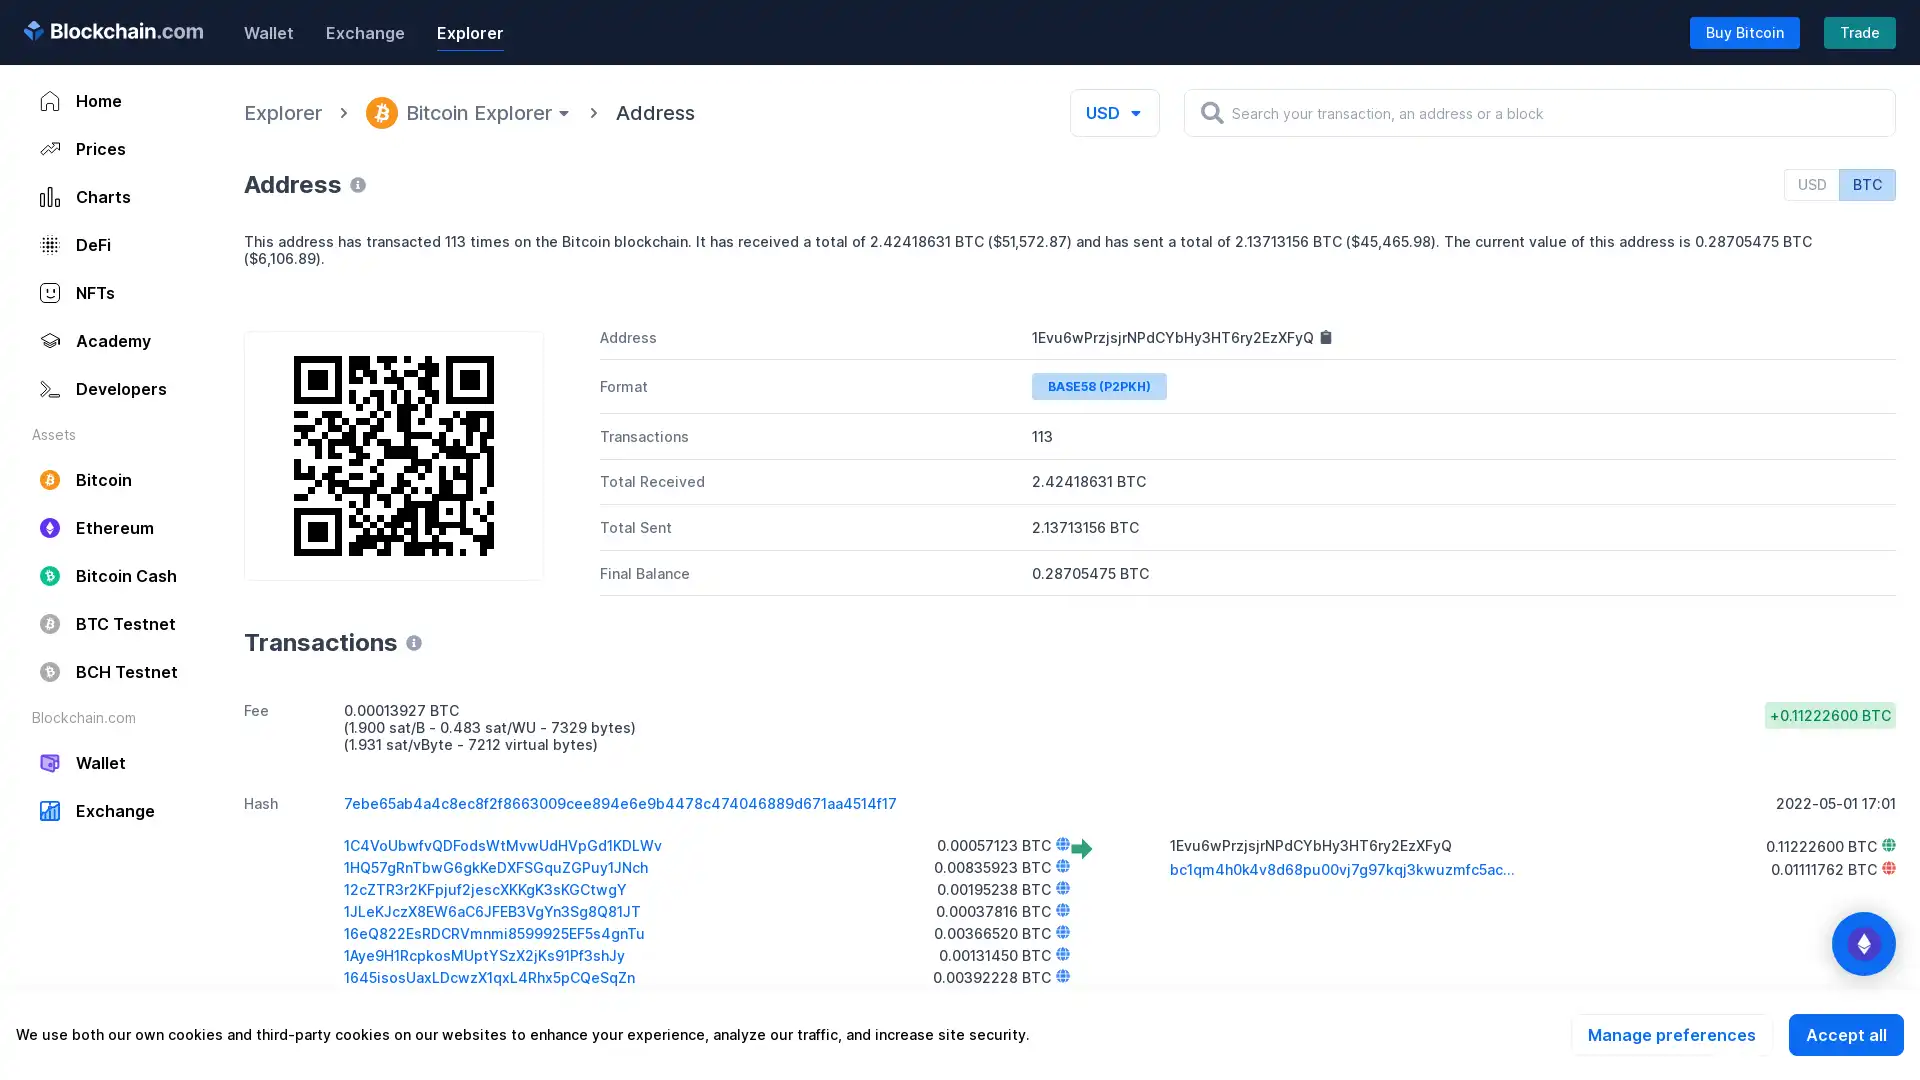  What do you see at coordinates (1744, 31) in the screenshot?
I see `Buy Bitcoin` at bounding box center [1744, 31].